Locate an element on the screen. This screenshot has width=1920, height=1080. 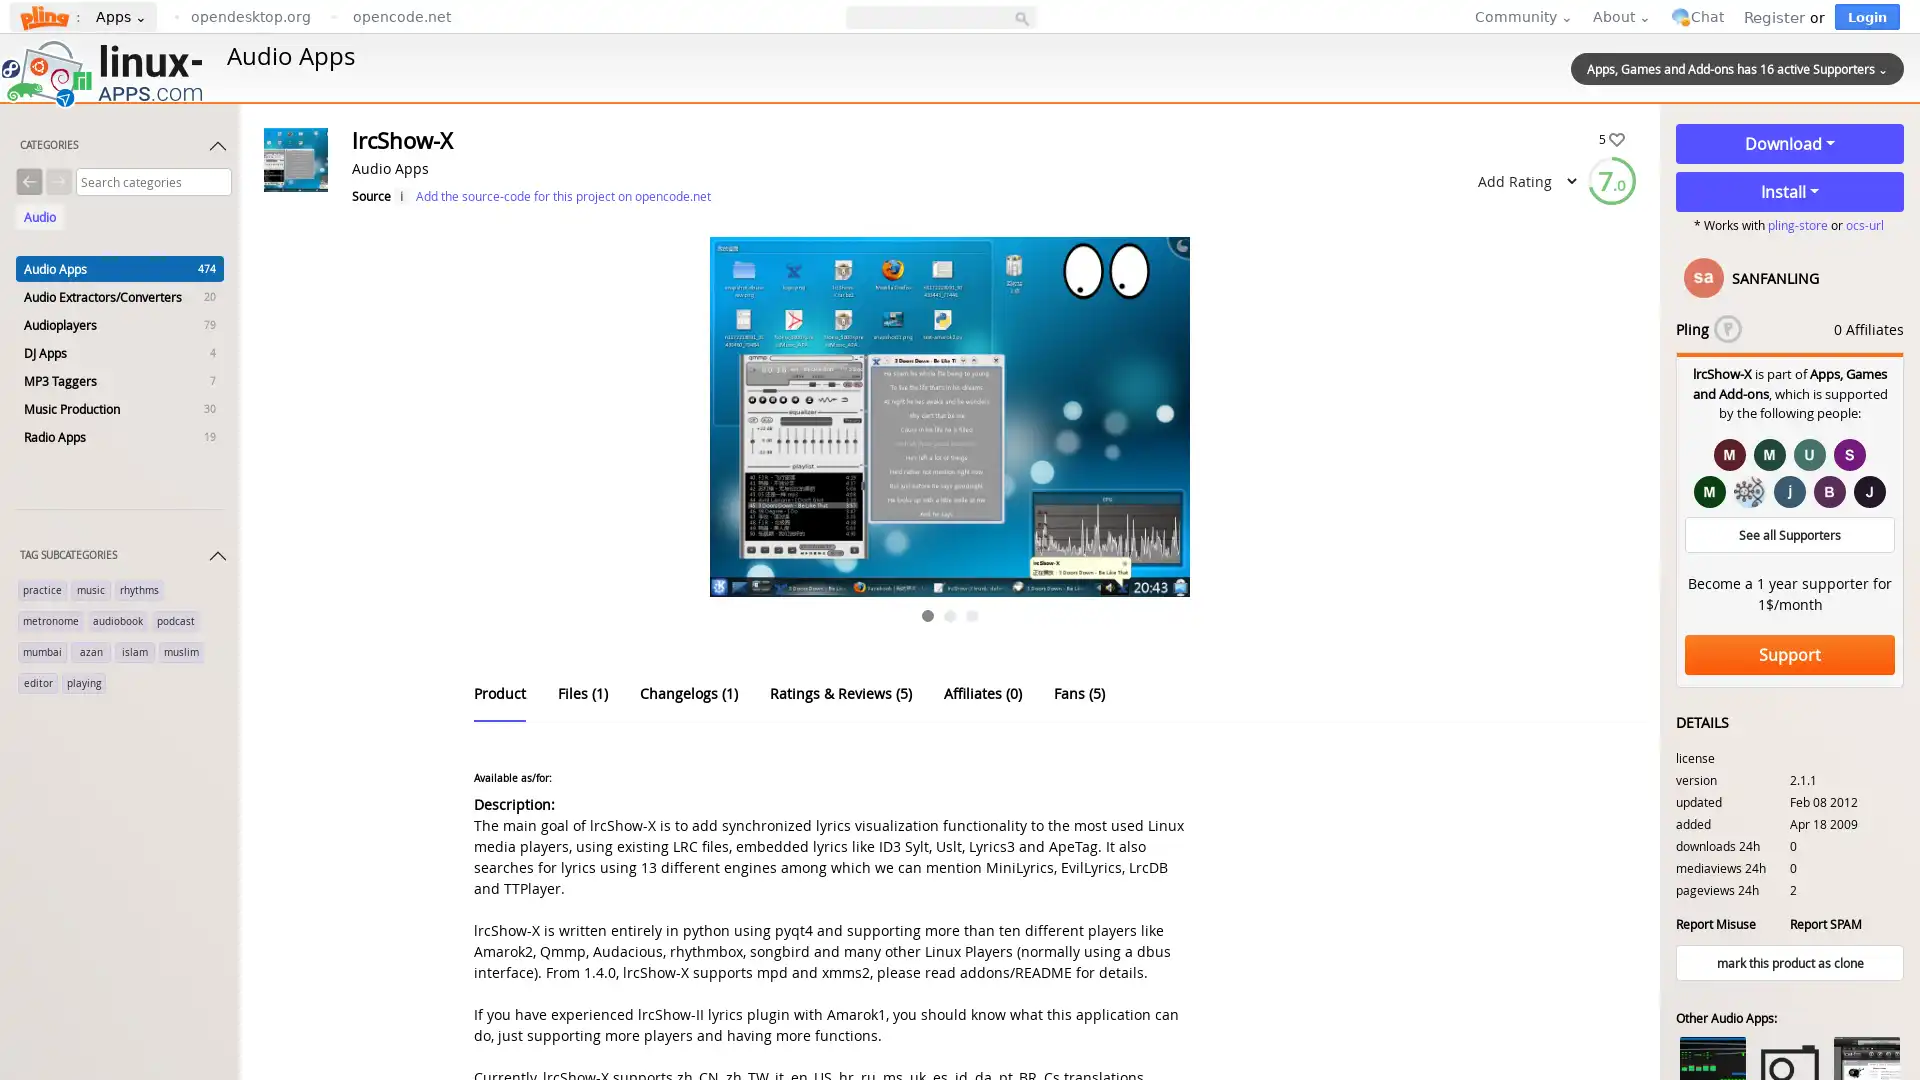
Go to slide 2 is located at coordinates (949, 615).